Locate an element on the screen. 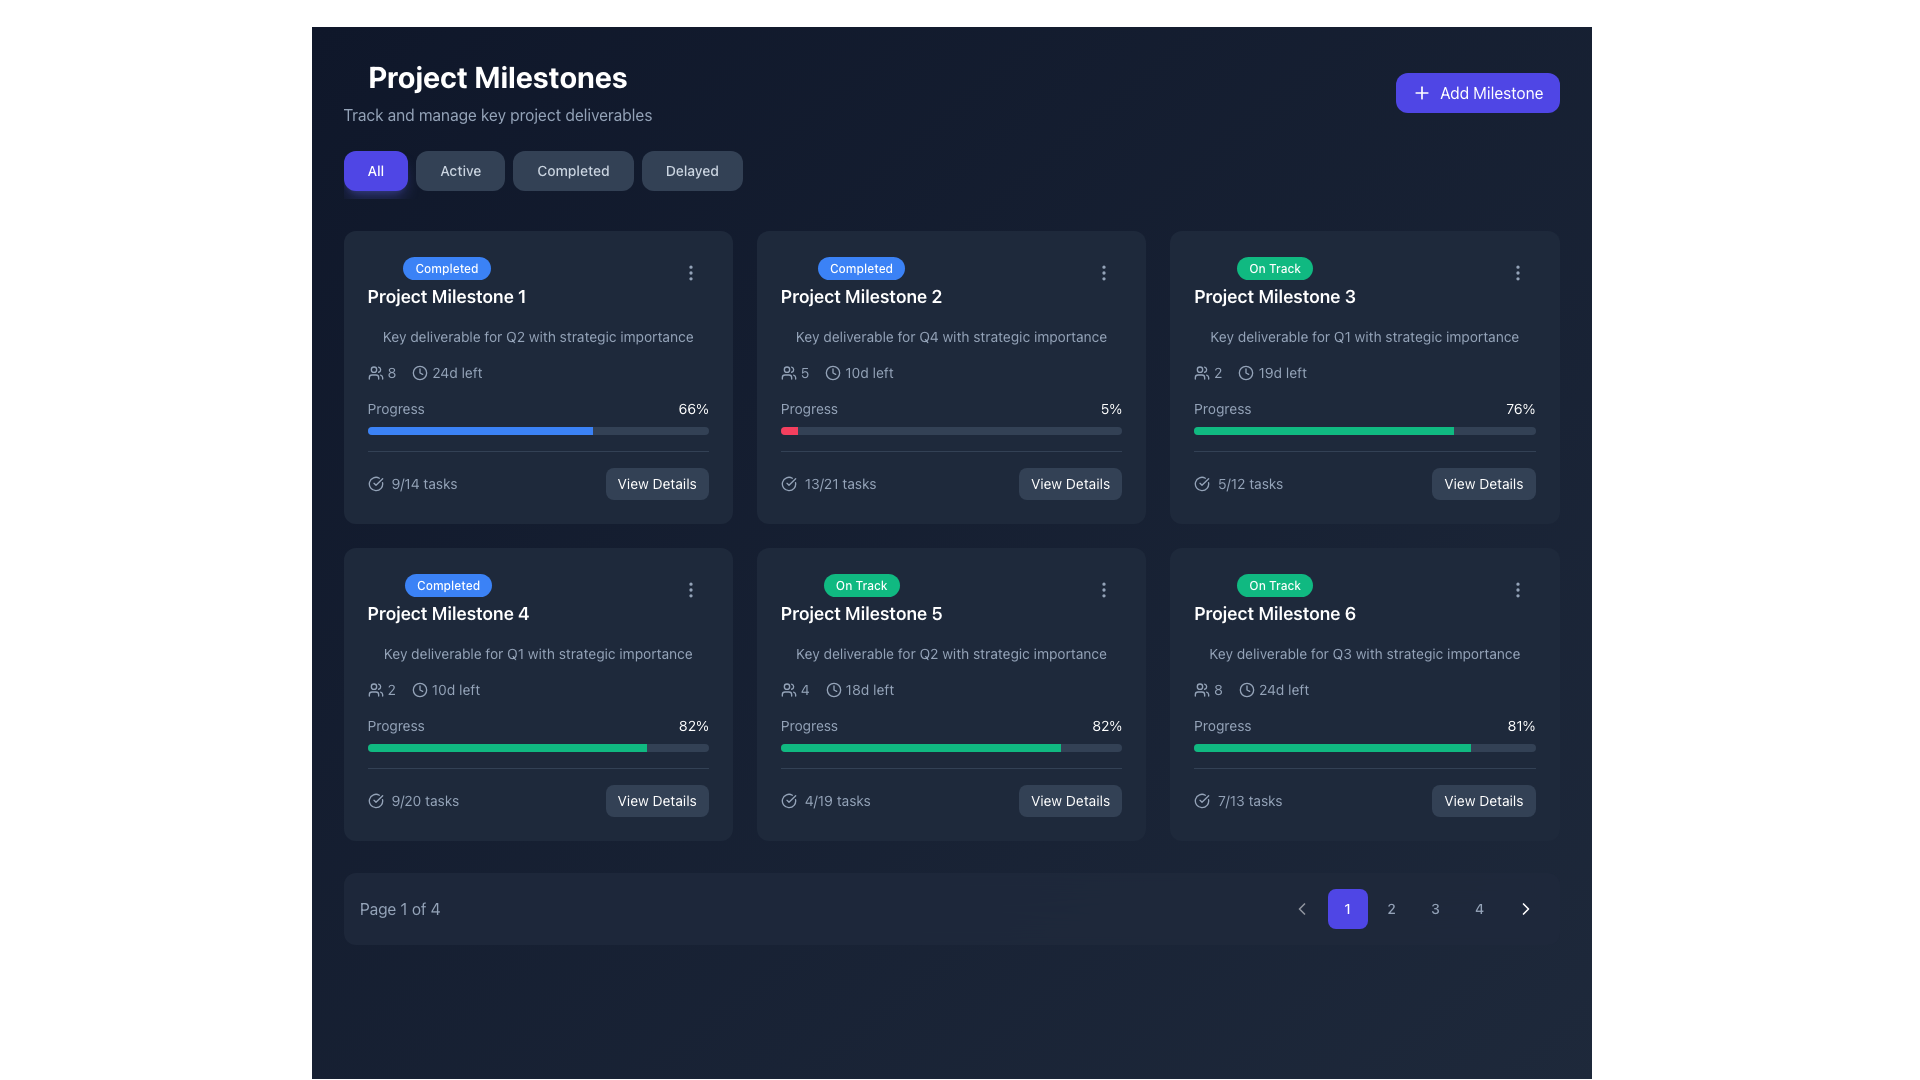 This screenshot has height=1080, width=1920. textual information 'Progress' and '82%' from the Progress Indicator located within the 'Project Milestone 5' card, which shows the completion status of the project is located at coordinates (950, 733).